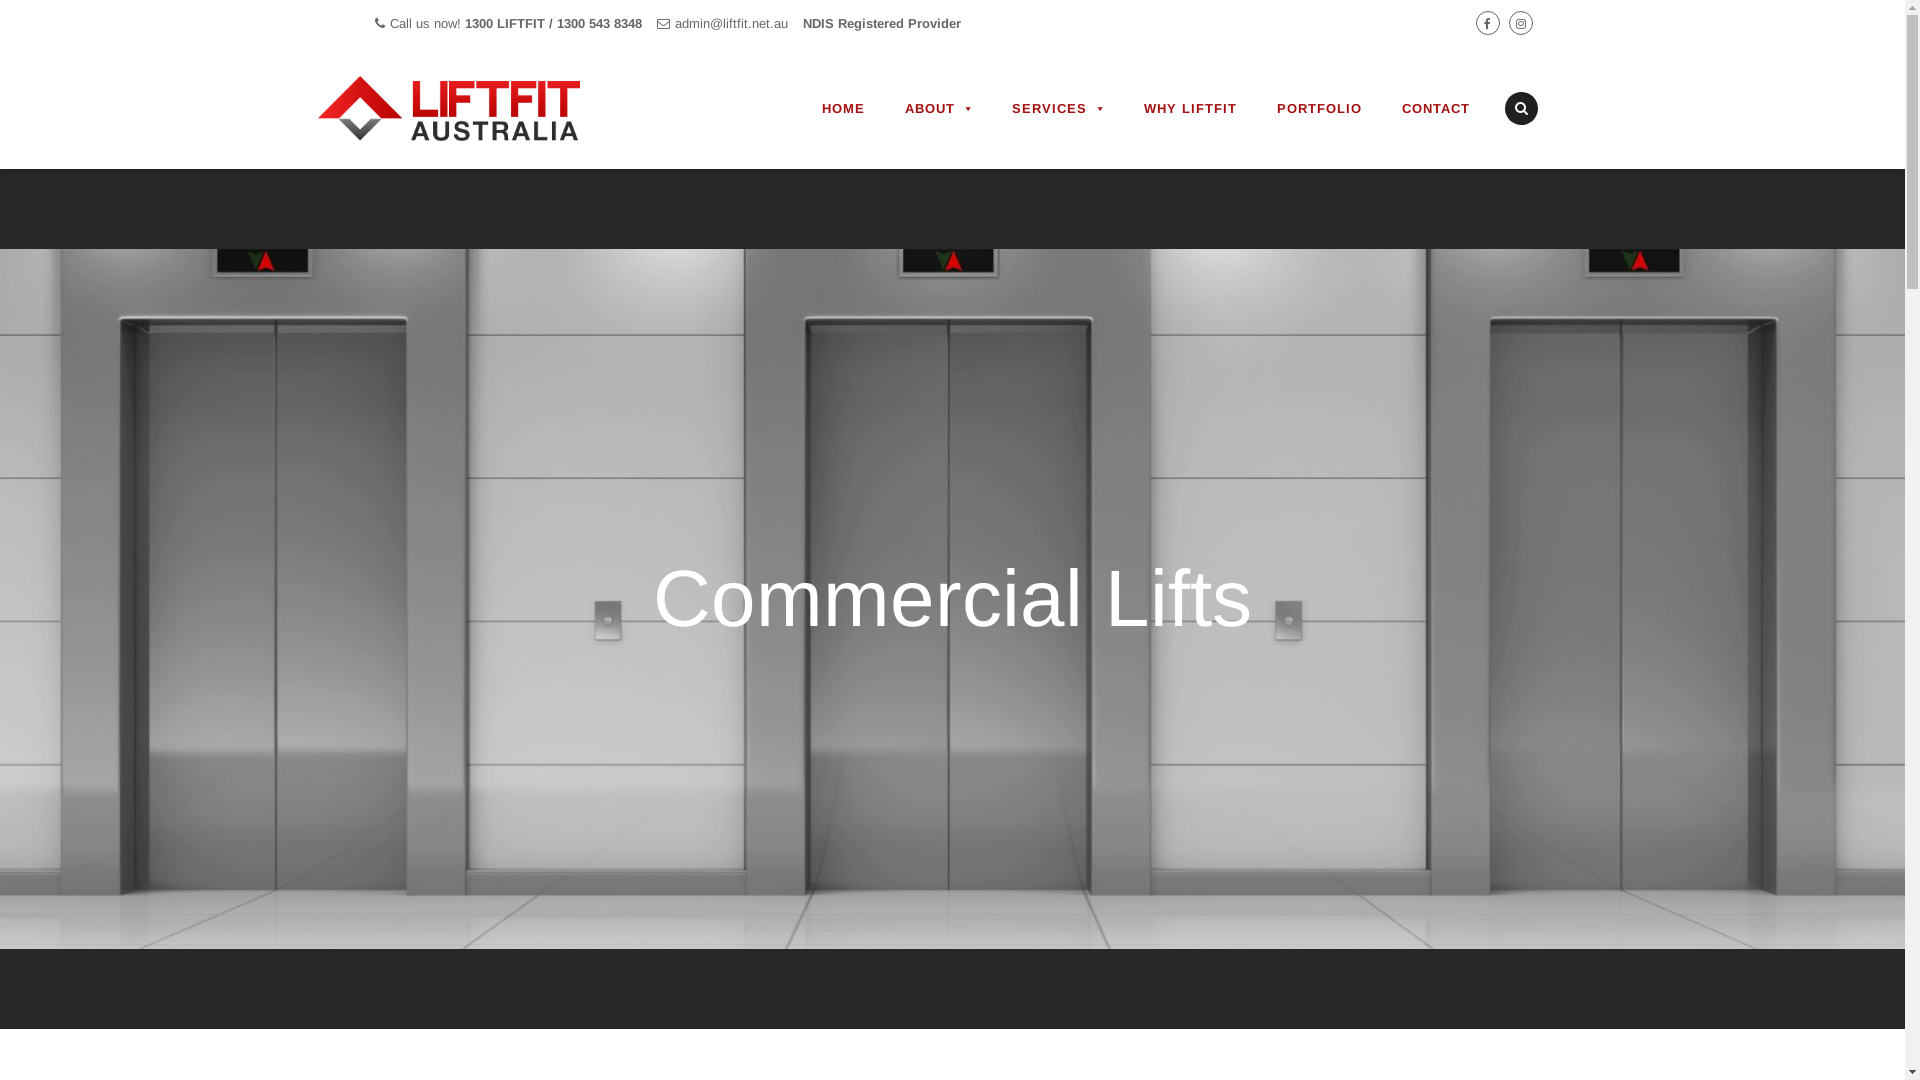 This screenshot has width=1920, height=1080. What do you see at coordinates (843, 108) in the screenshot?
I see `'HOME'` at bounding box center [843, 108].